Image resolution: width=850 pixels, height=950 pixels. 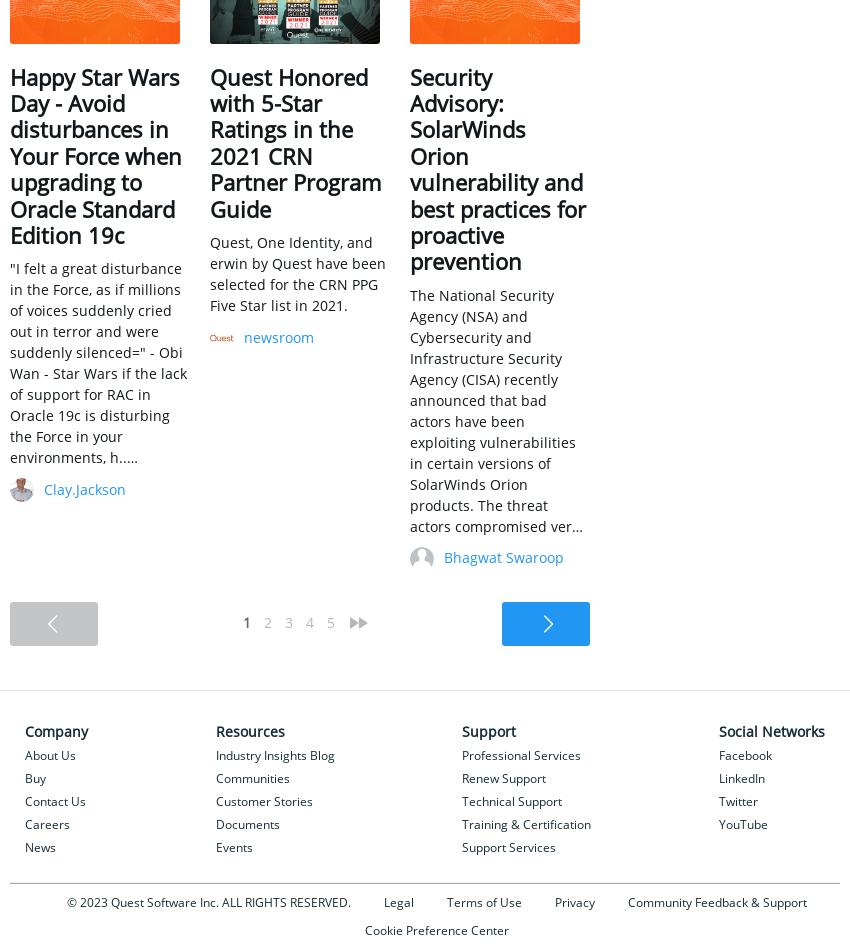 I want to click on 'Legal', so click(x=384, y=900).